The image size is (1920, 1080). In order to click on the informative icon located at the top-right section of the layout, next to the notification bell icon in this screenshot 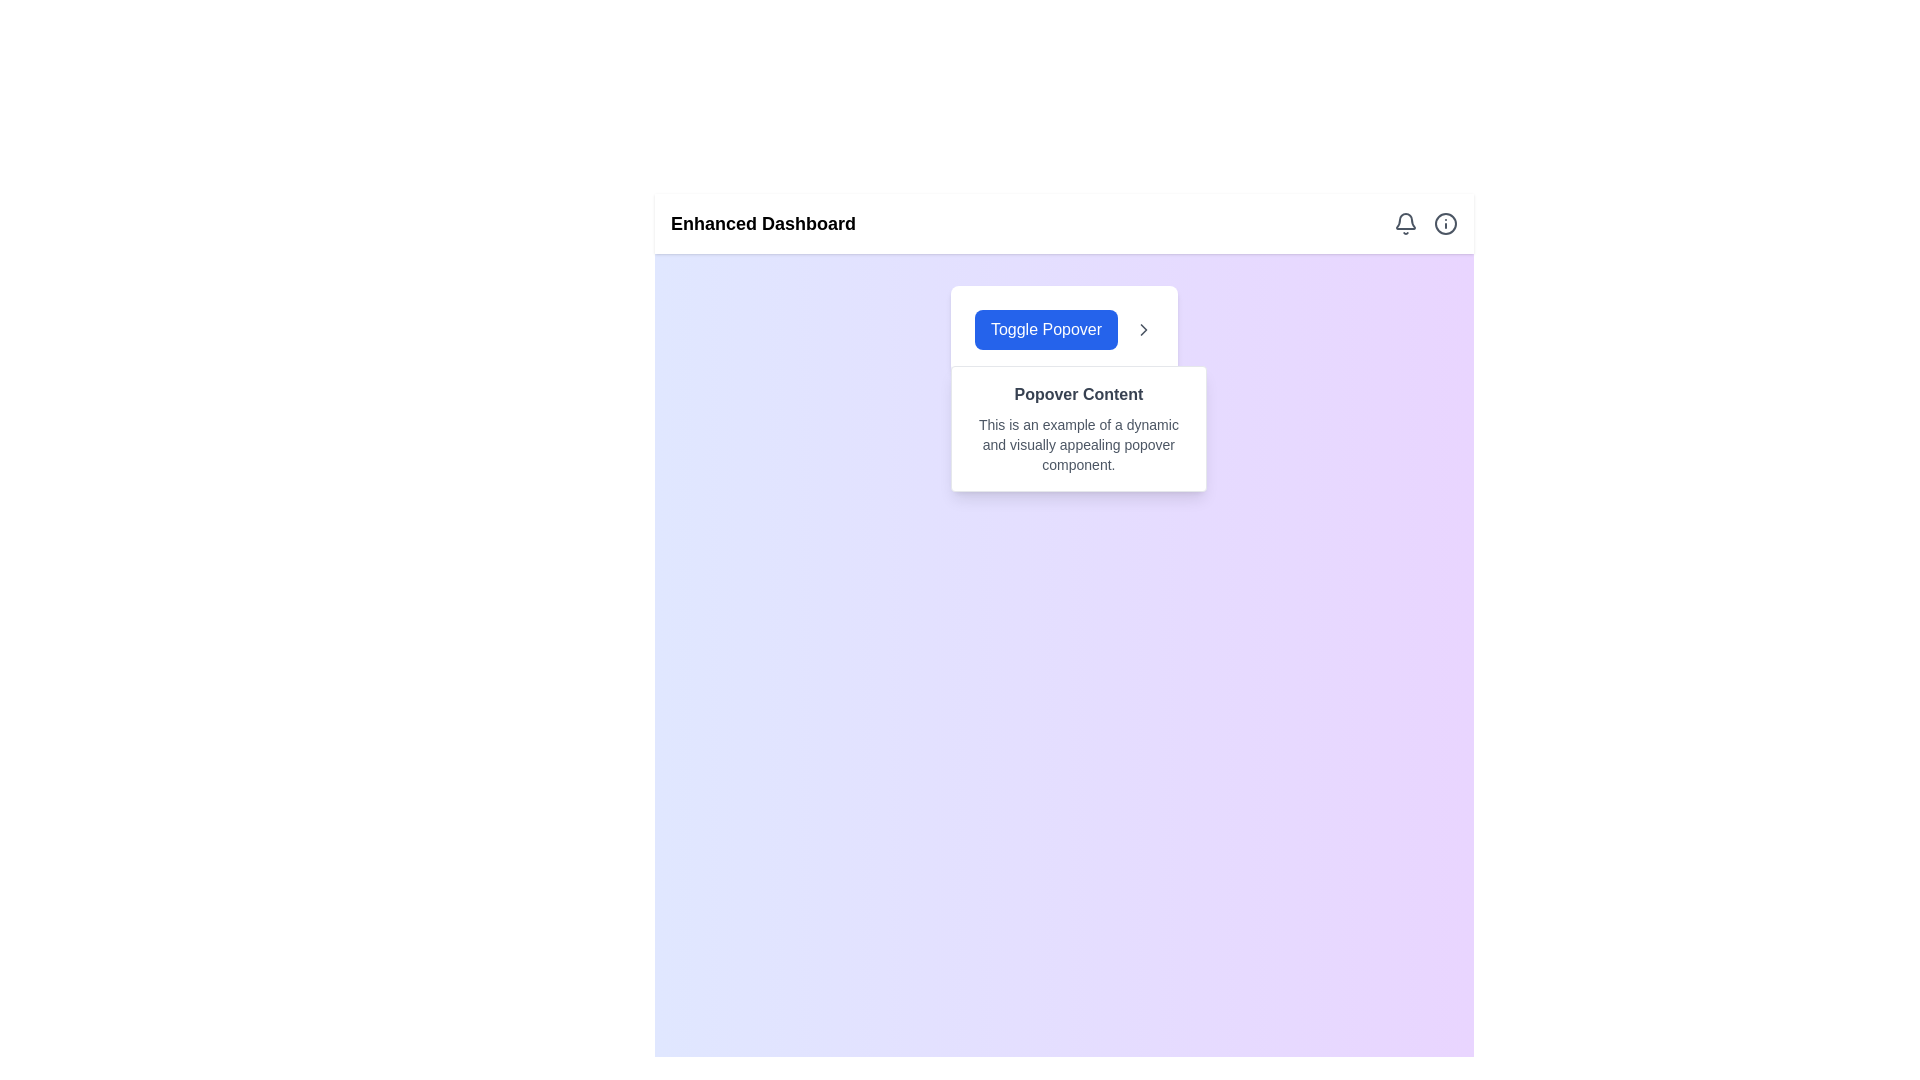, I will do `click(1445, 223)`.